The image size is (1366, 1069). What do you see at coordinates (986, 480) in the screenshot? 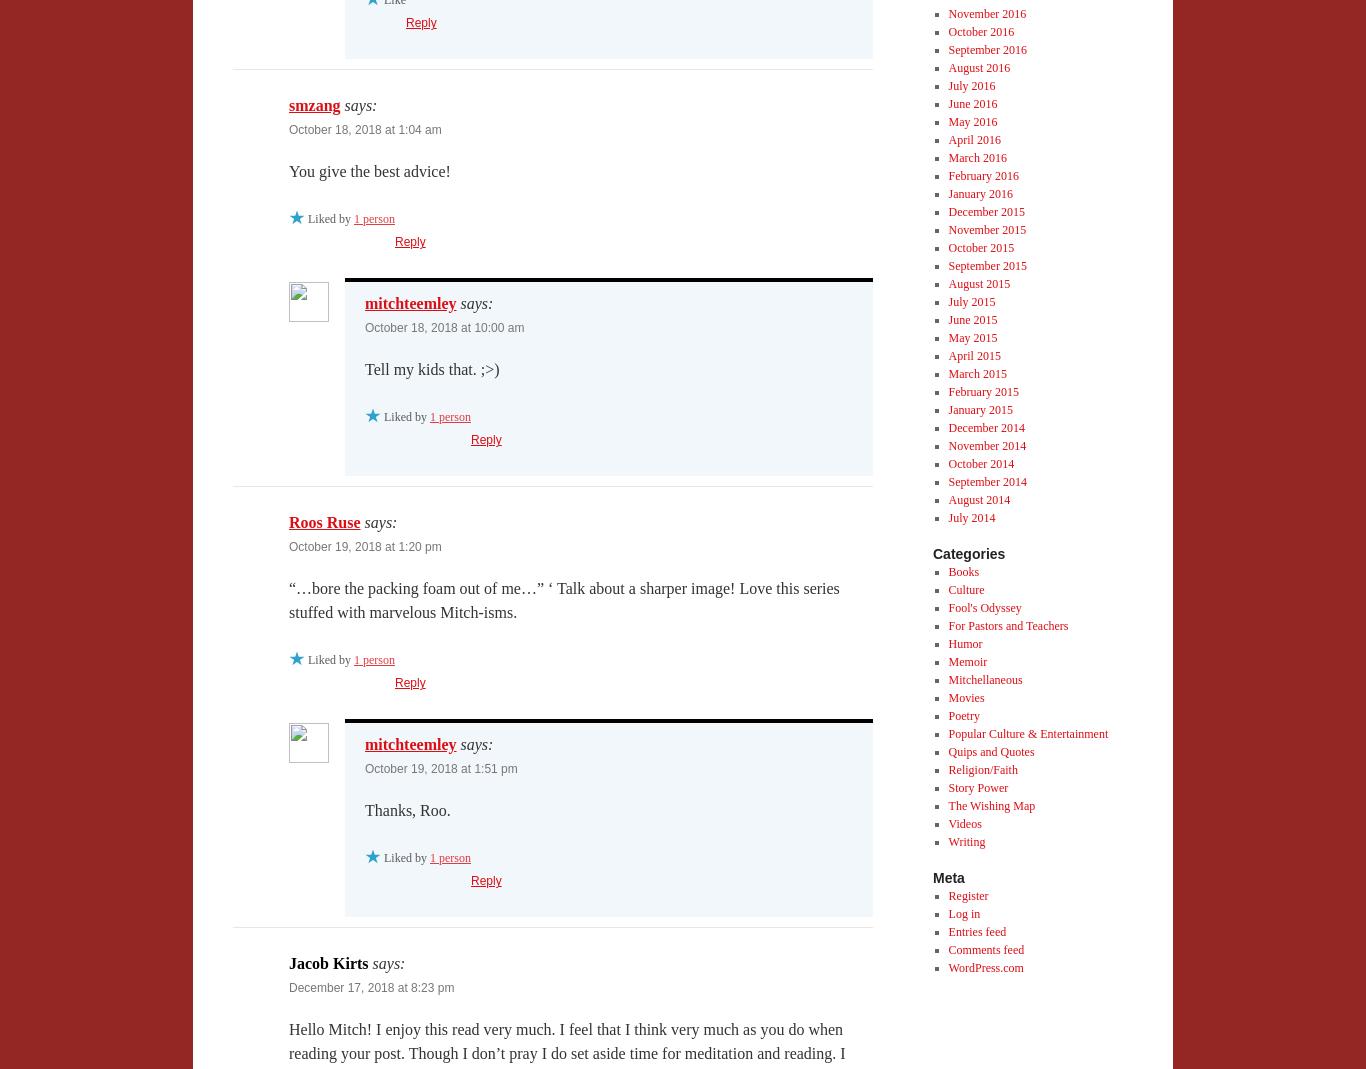
I see `'September 2014'` at bounding box center [986, 480].